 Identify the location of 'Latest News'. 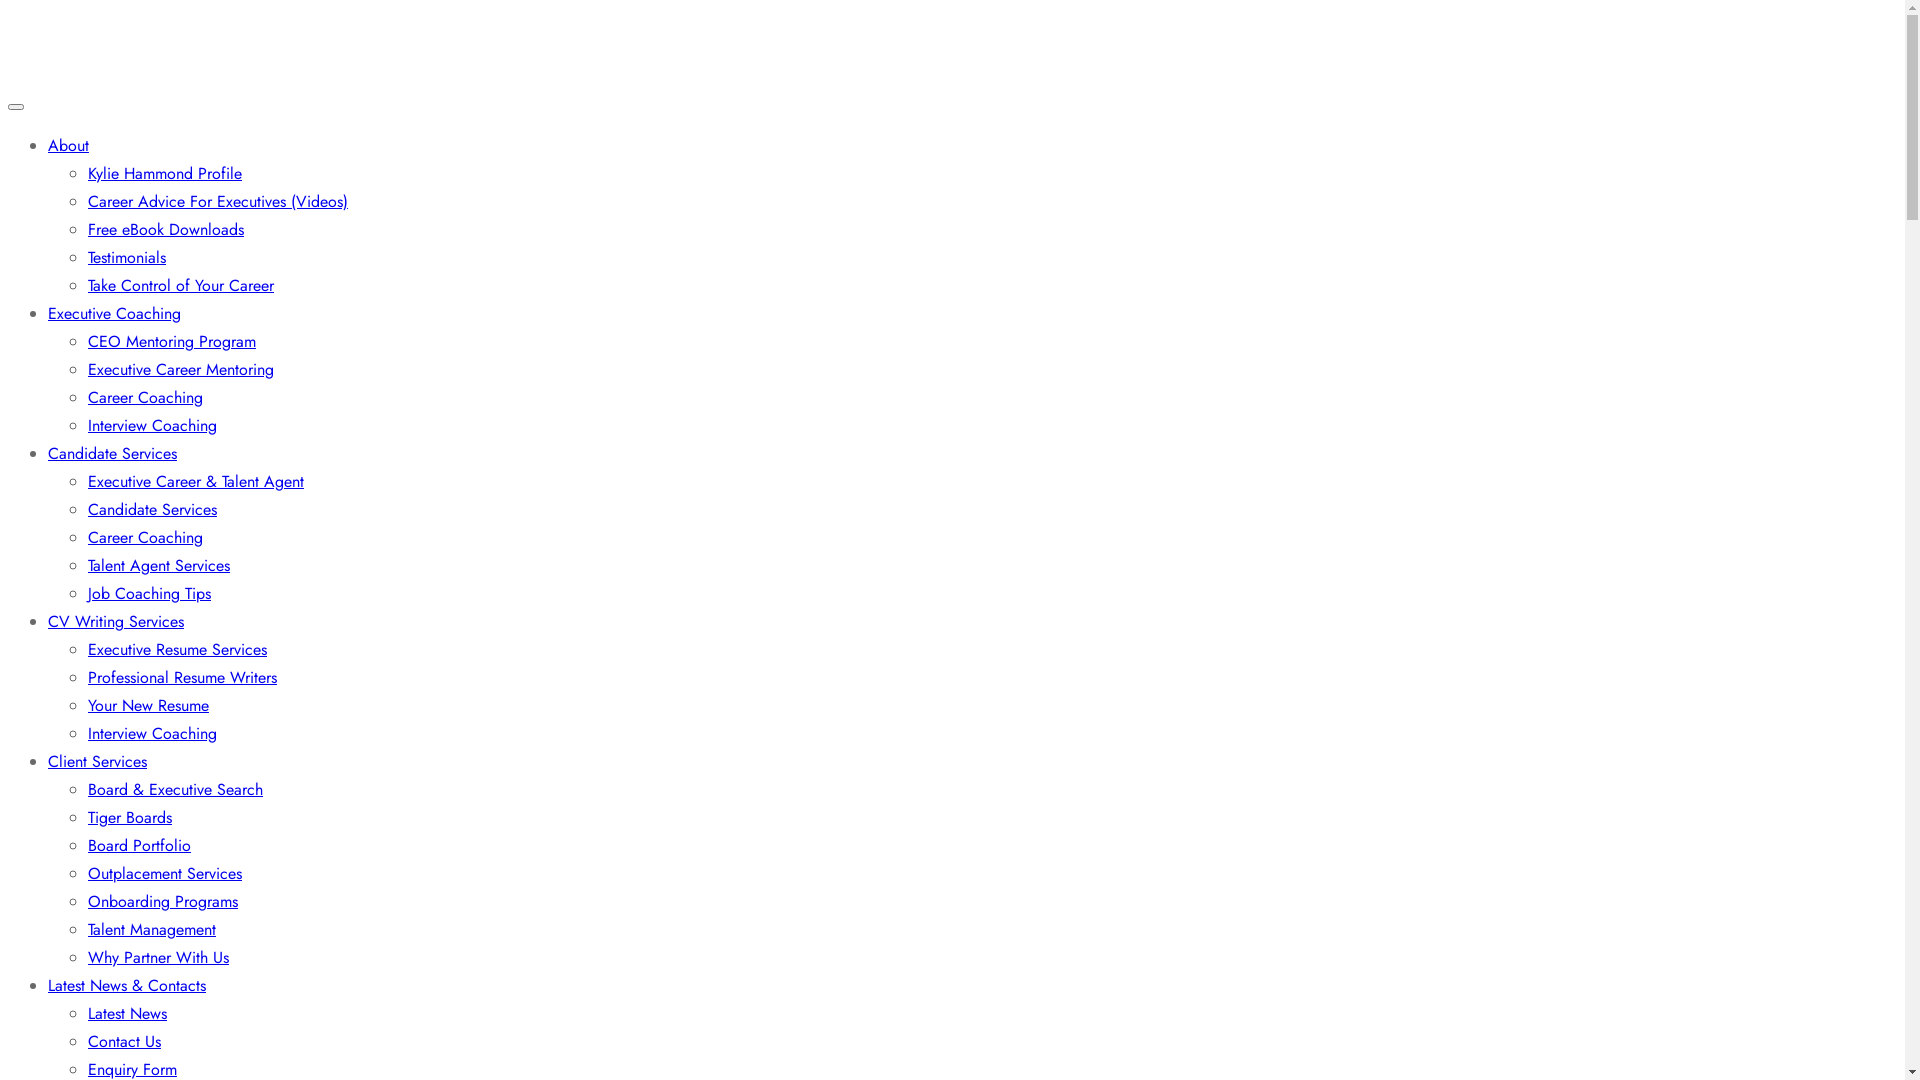
(126, 1013).